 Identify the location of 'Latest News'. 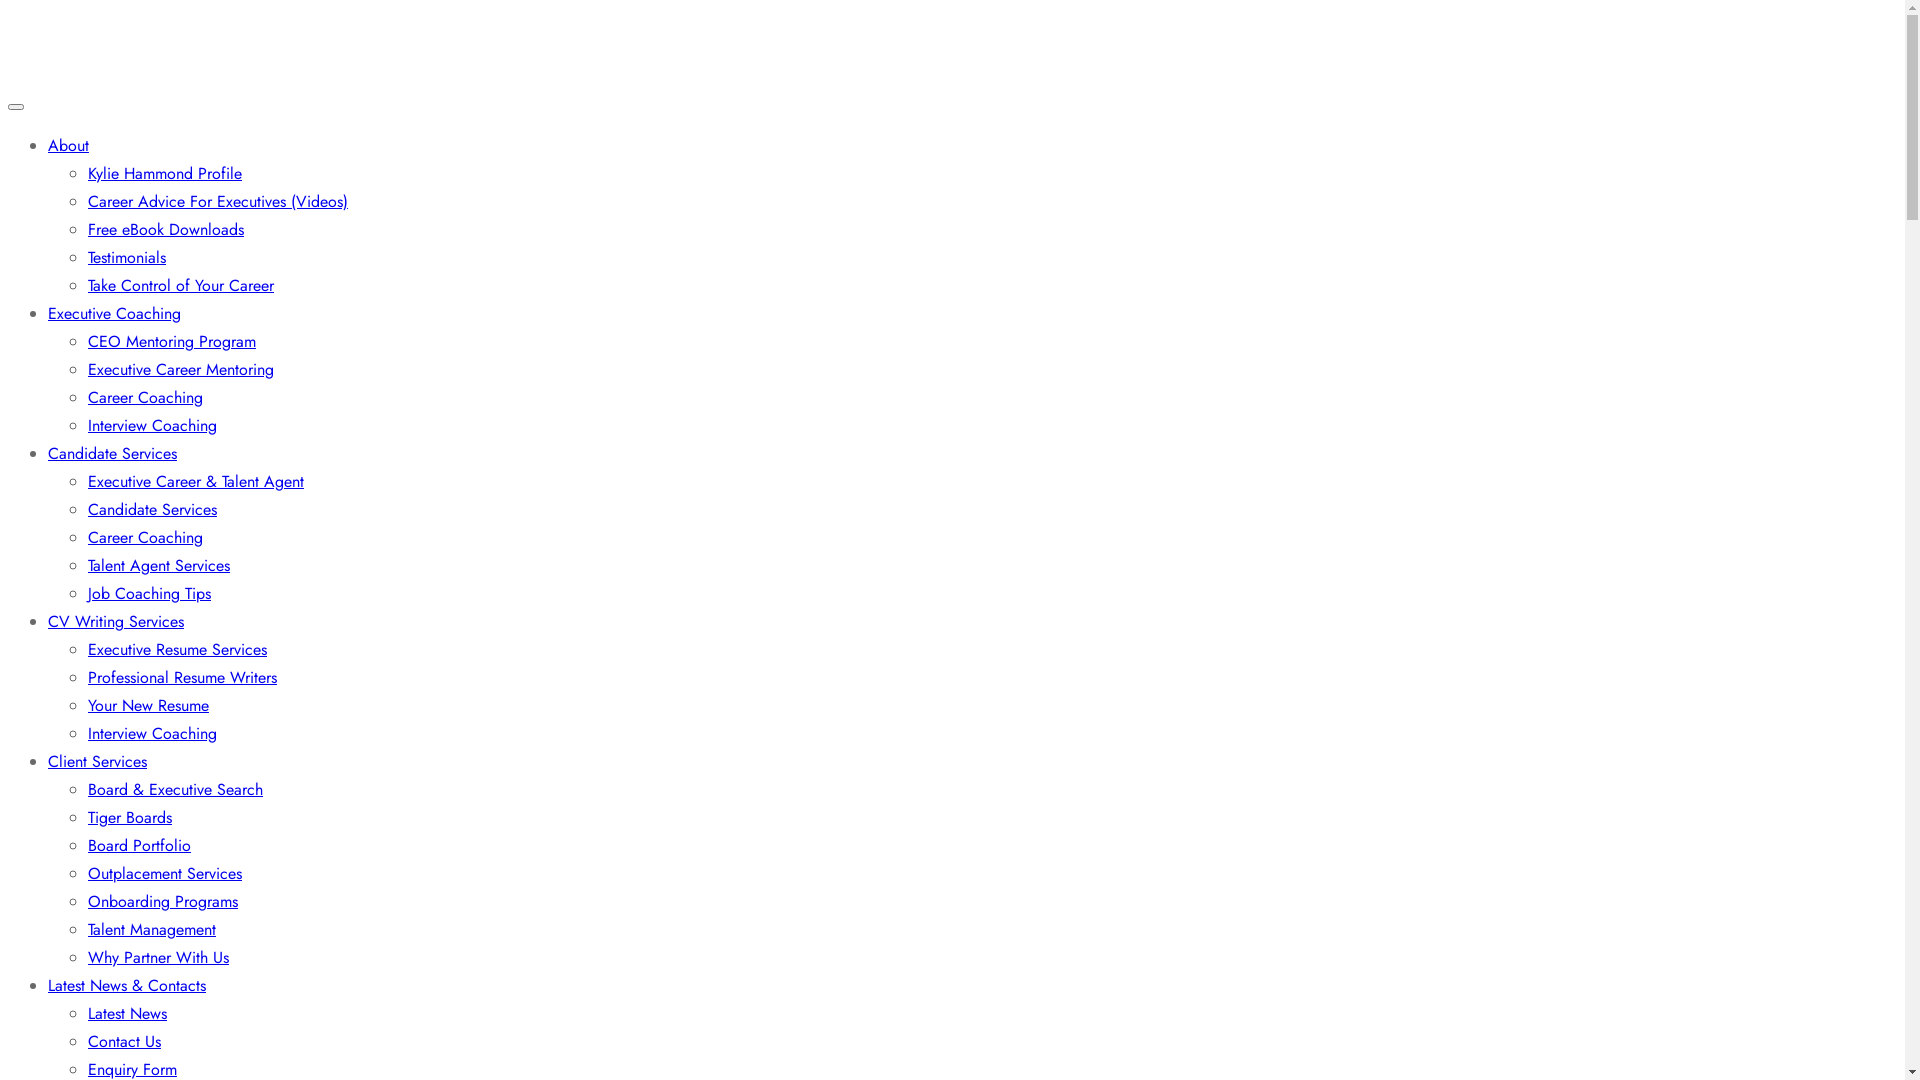
(126, 1013).